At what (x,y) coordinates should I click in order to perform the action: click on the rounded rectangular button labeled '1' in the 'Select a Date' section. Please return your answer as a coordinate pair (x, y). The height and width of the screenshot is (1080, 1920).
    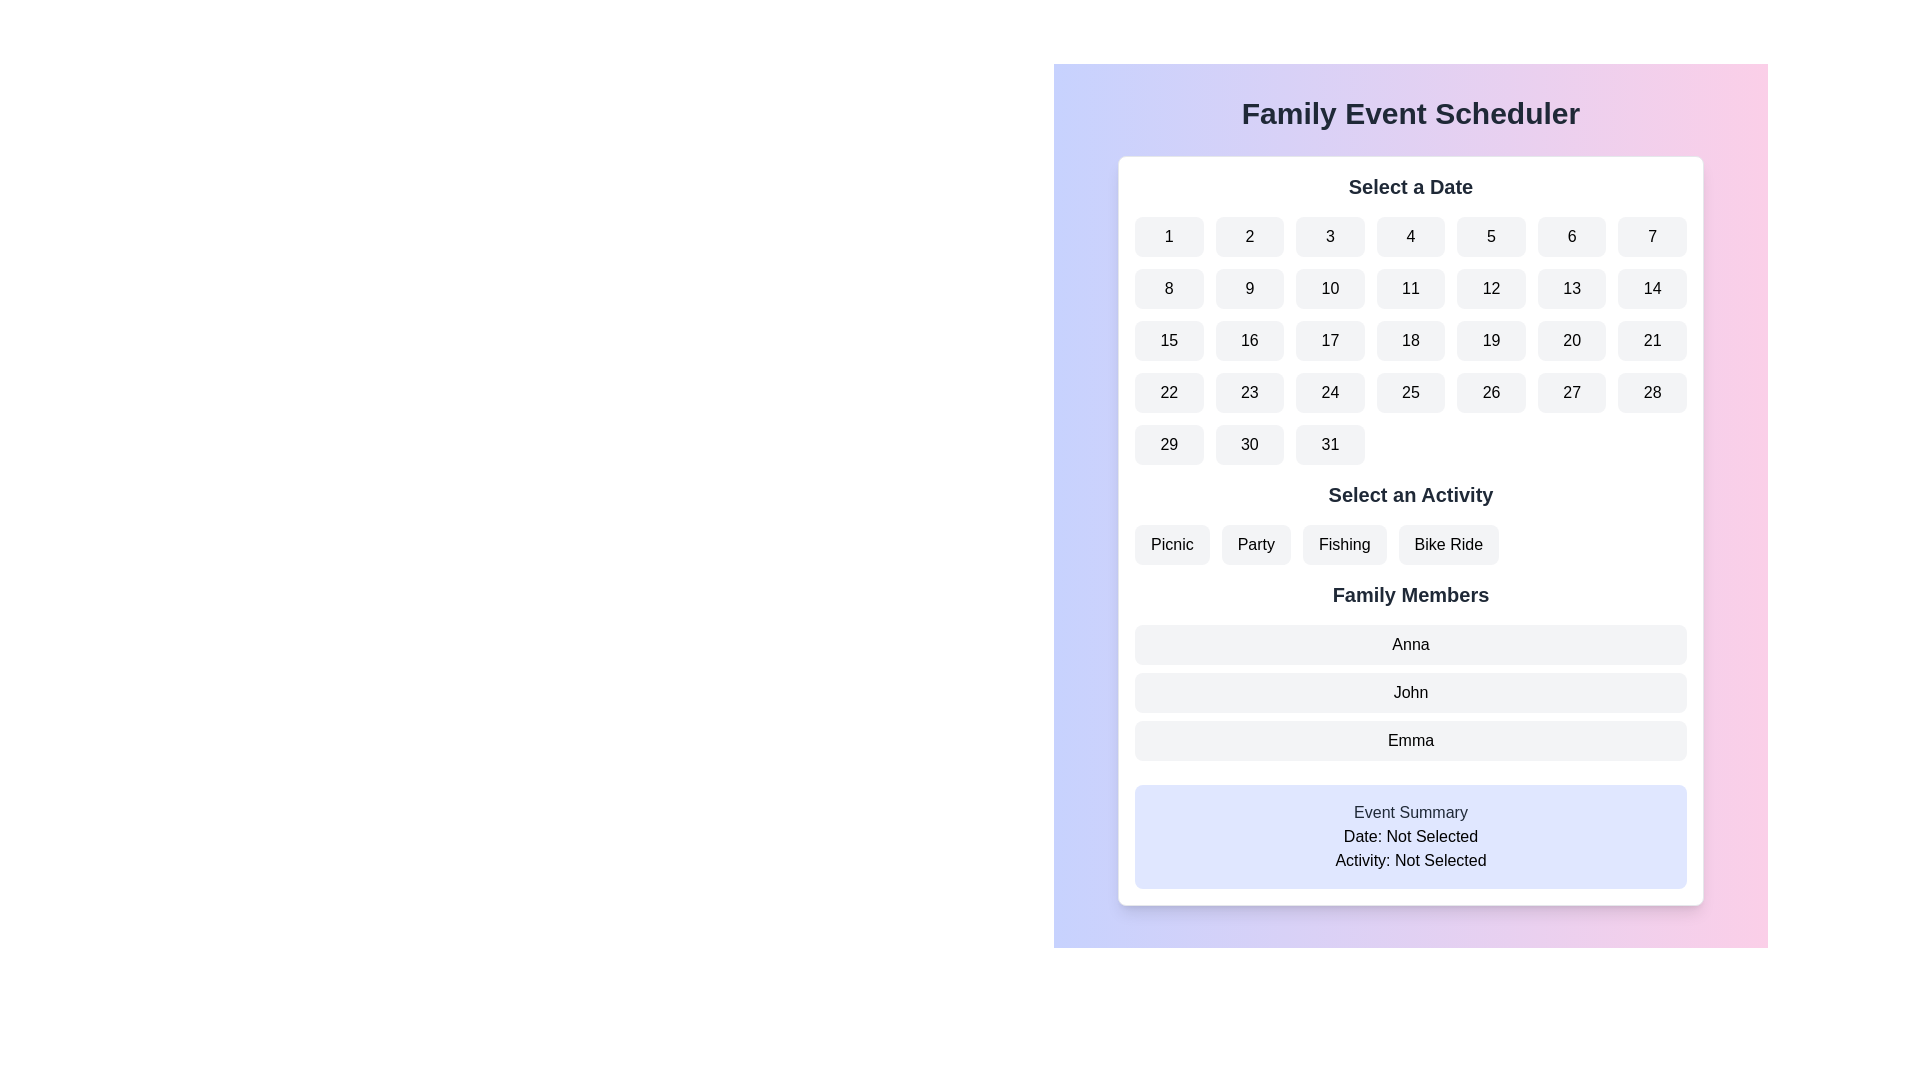
    Looking at the image, I should click on (1169, 235).